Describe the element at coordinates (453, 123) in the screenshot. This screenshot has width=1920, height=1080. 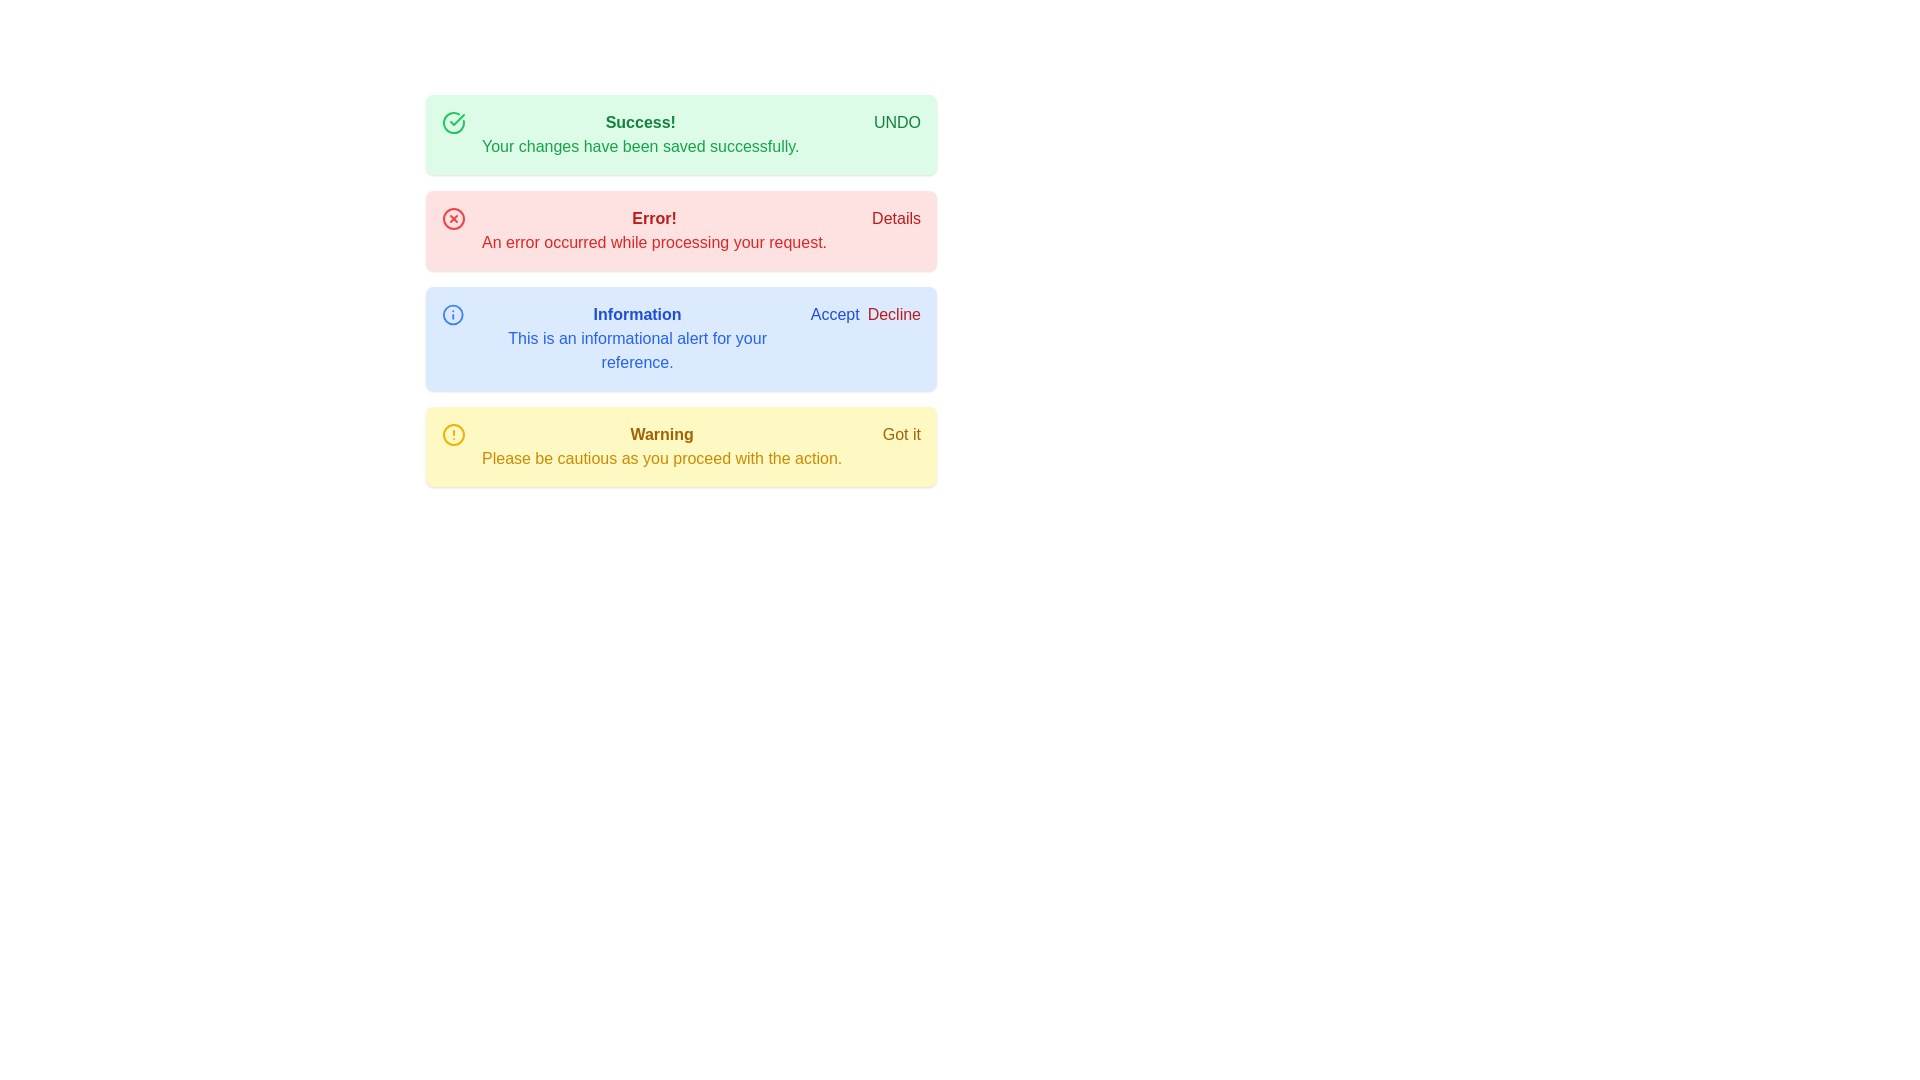
I see `the circular icon with a checkmark in the green notification box that indicates success, positioned as the leftmost component above other notification boxes` at that location.